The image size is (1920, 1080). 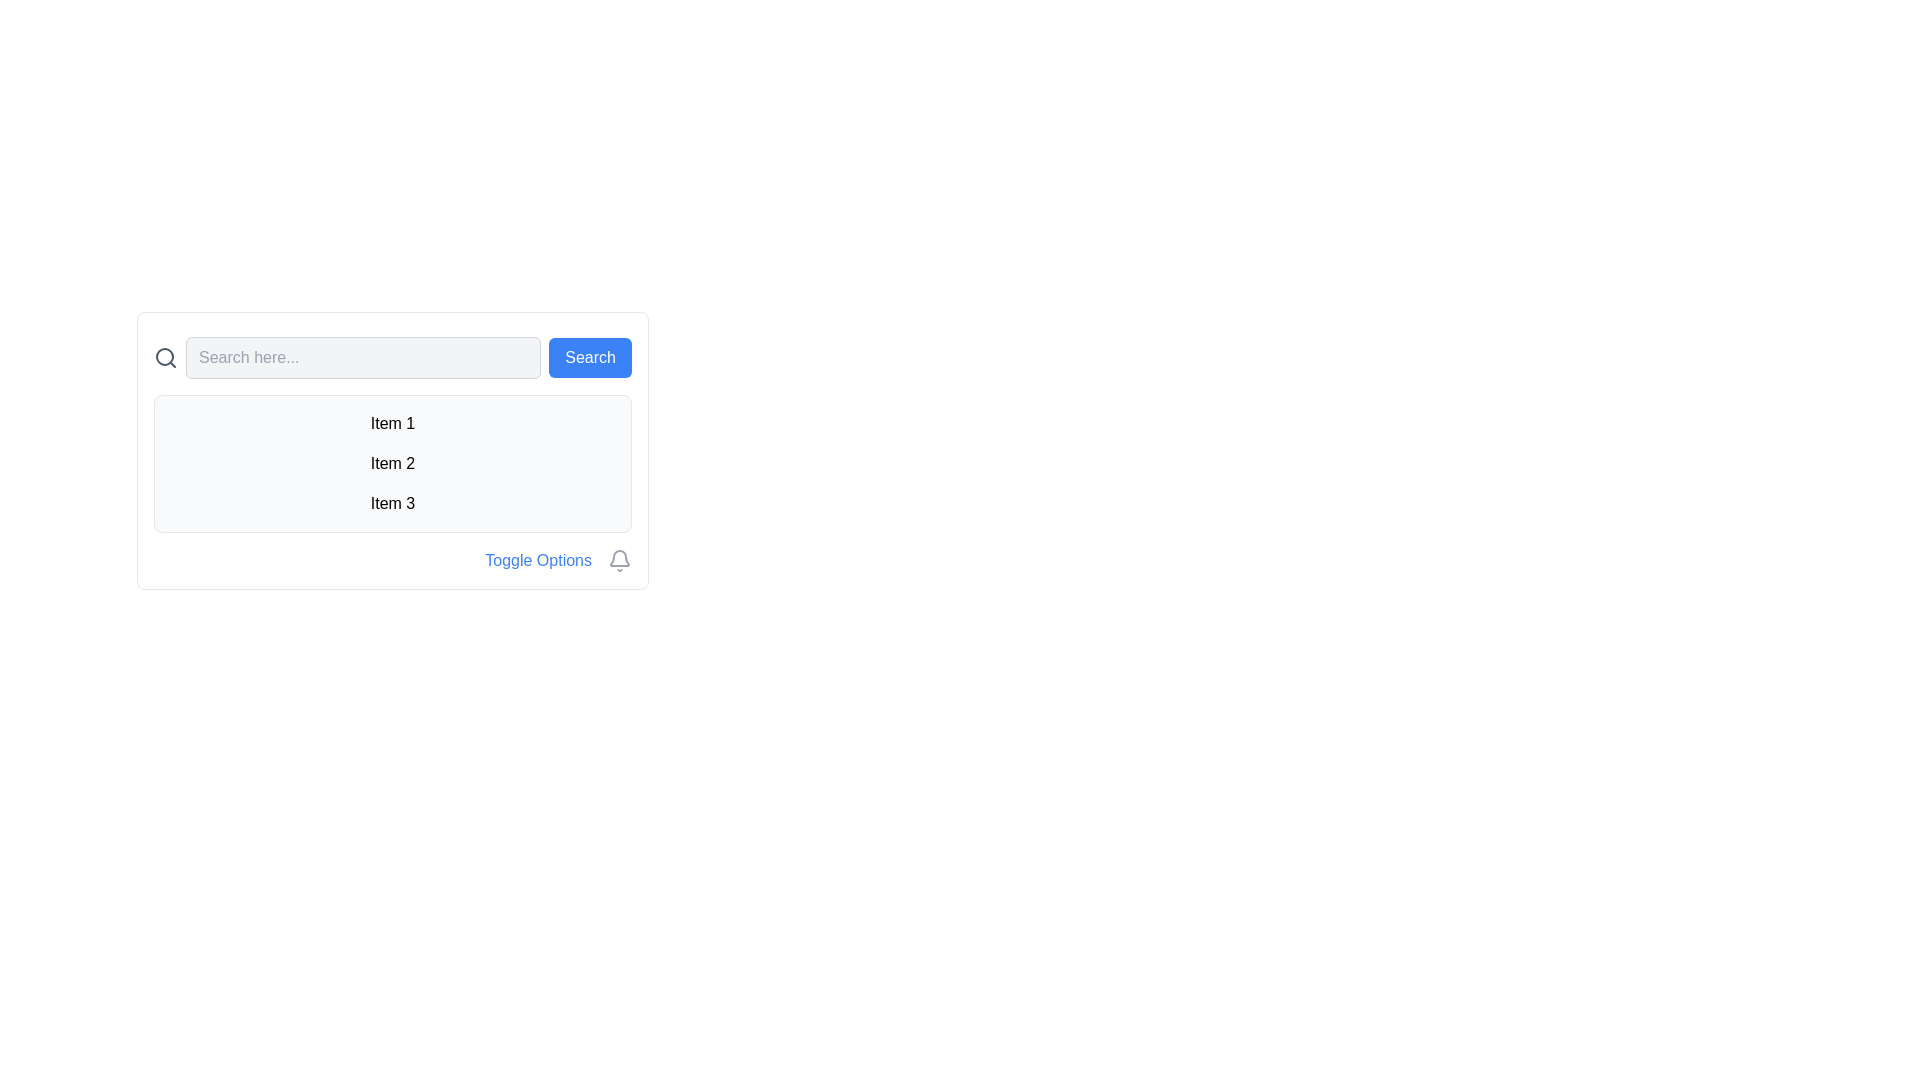 What do you see at coordinates (538, 560) in the screenshot?
I see `the hyperlink labeled 'Toggle Options'` at bounding box center [538, 560].